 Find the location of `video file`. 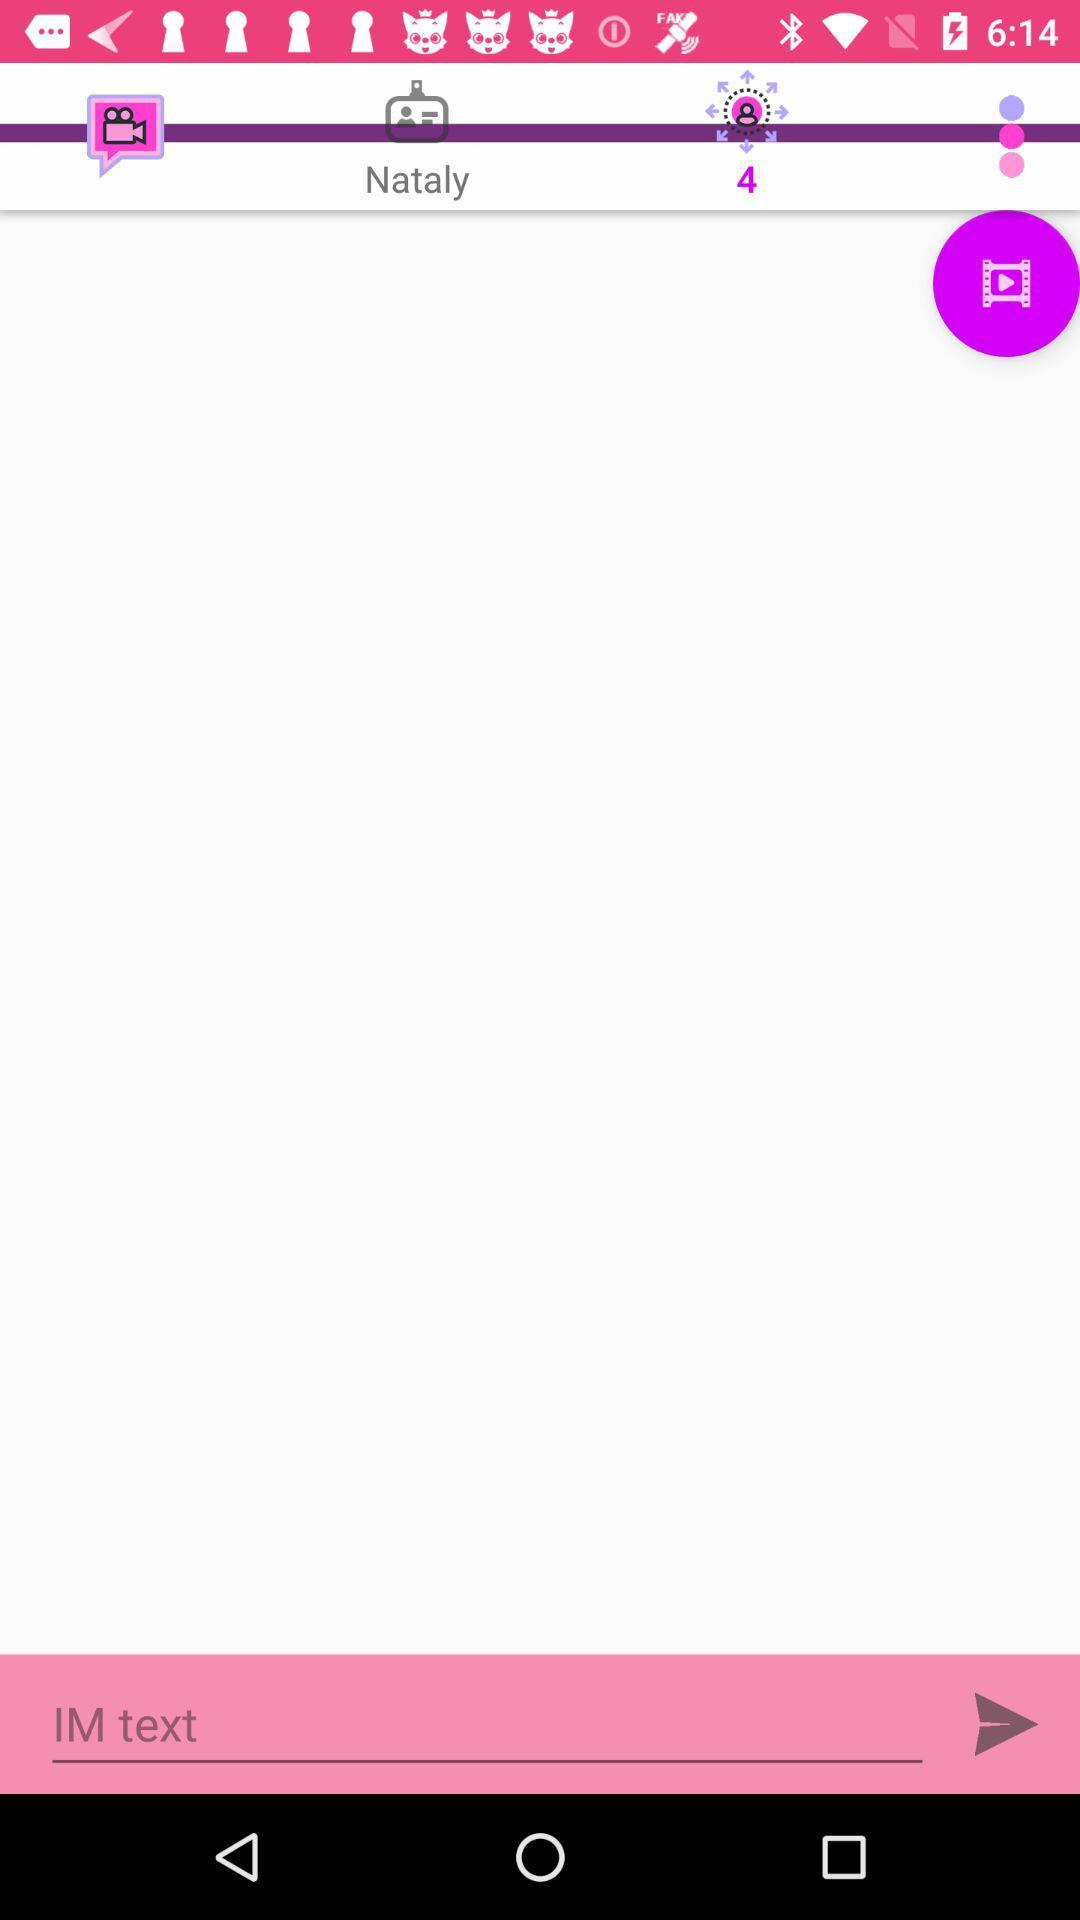

video file is located at coordinates (1006, 282).